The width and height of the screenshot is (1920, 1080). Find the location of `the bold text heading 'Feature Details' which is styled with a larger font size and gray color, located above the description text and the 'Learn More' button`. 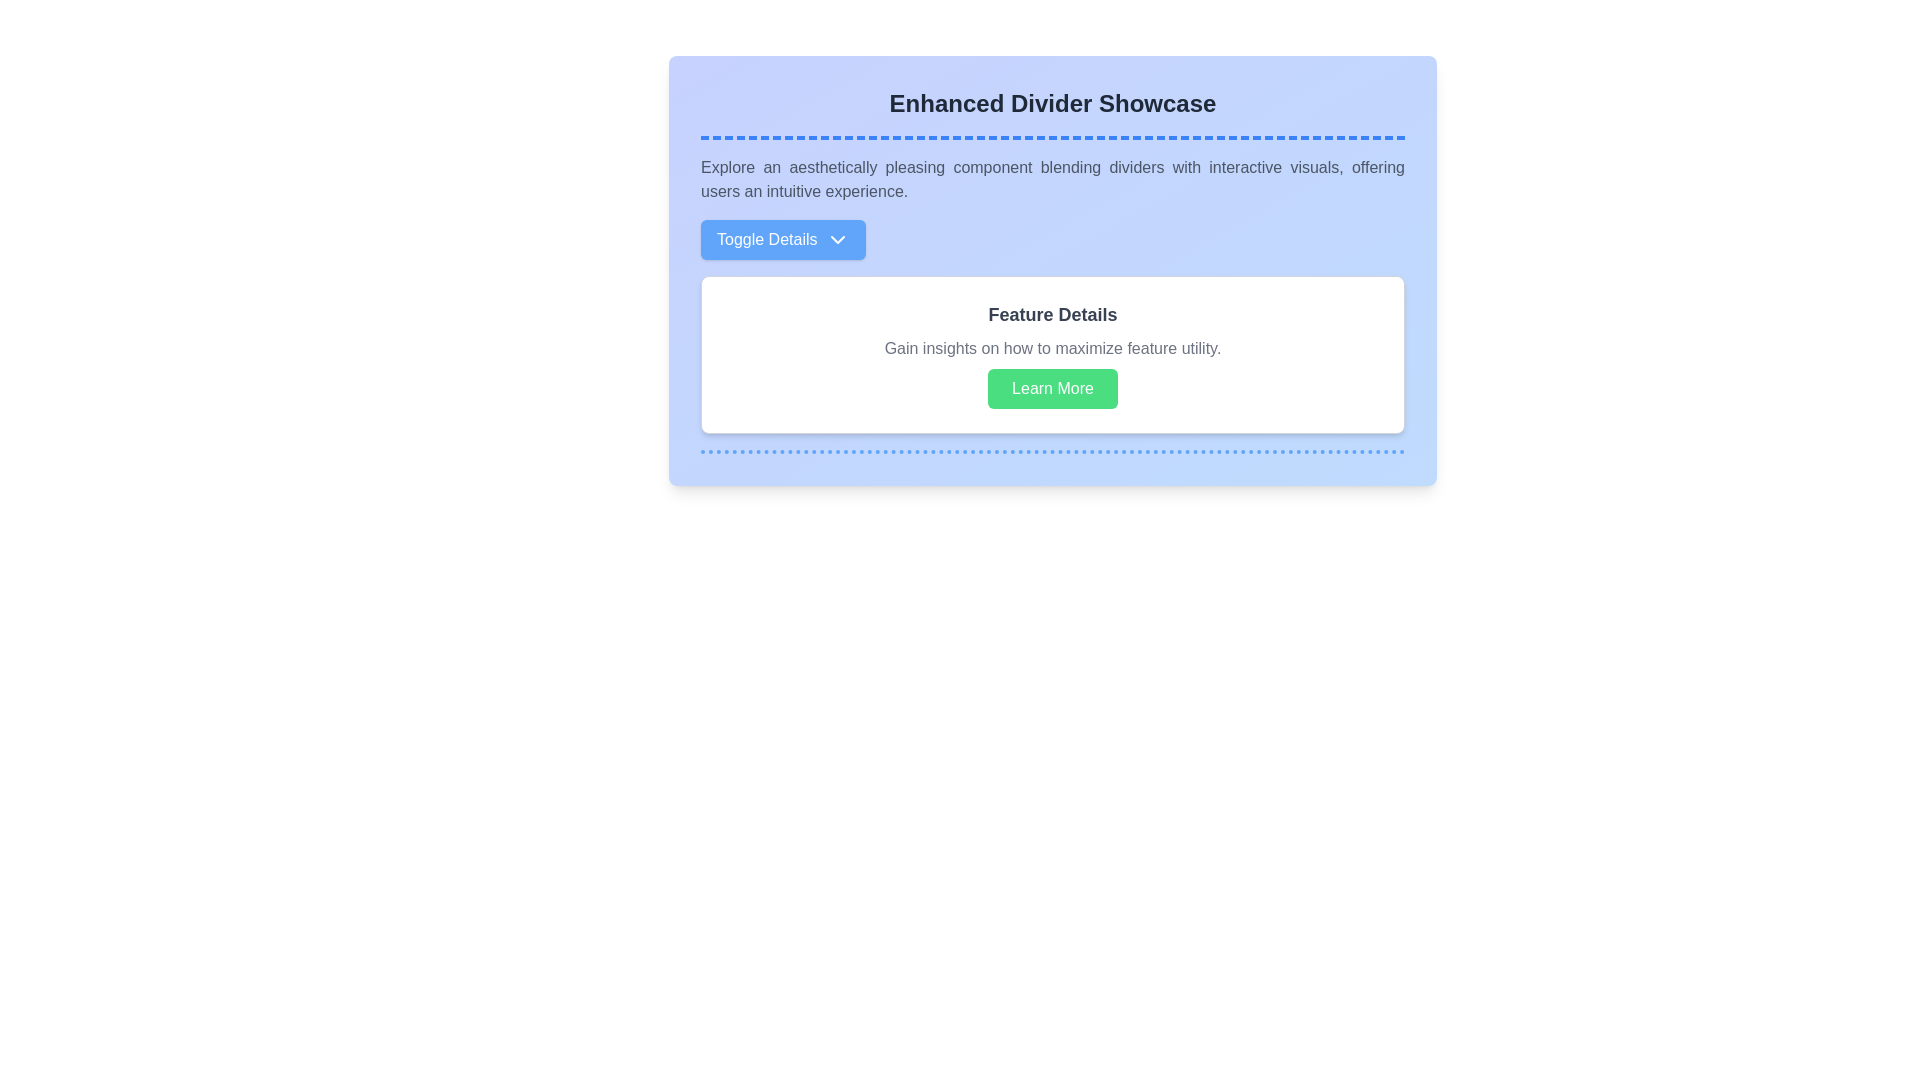

the bold text heading 'Feature Details' which is styled with a larger font size and gray color, located above the description text and the 'Learn More' button is located at coordinates (1051, 315).